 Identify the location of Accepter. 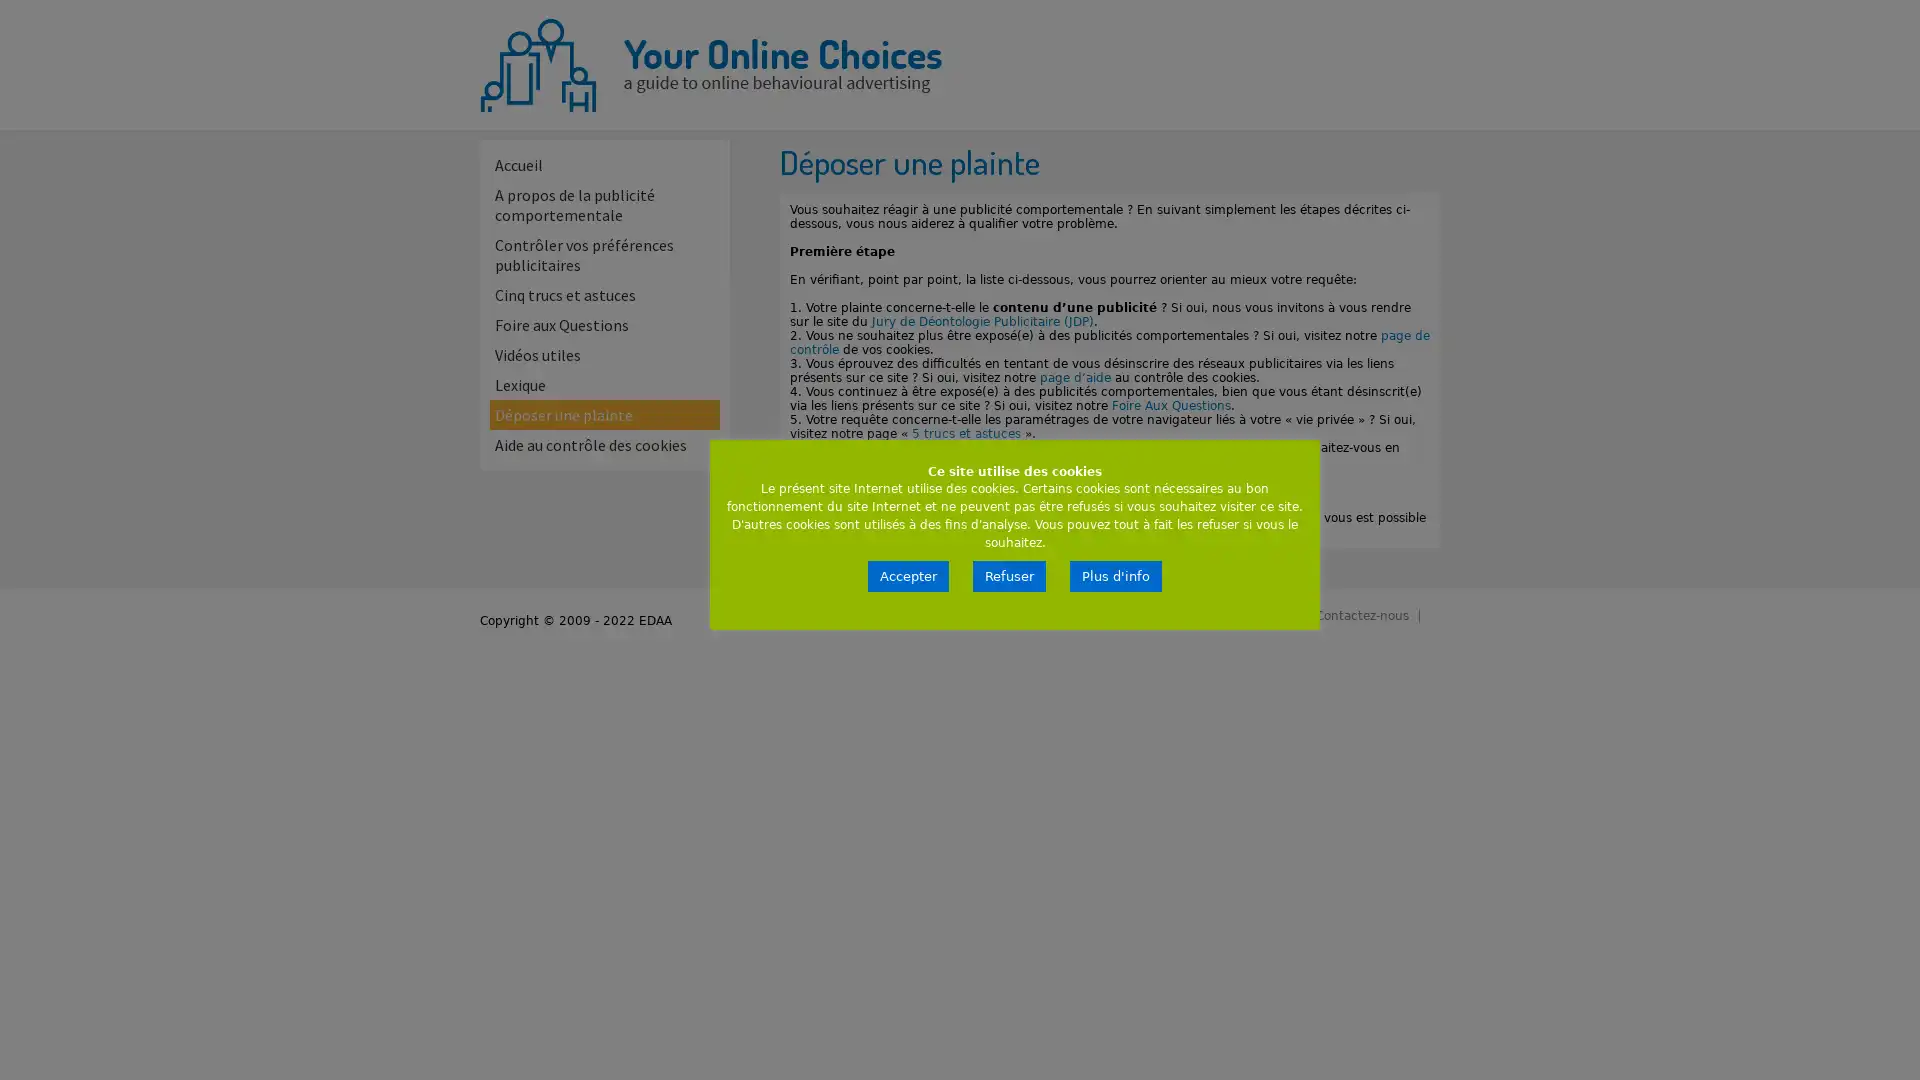
(907, 576).